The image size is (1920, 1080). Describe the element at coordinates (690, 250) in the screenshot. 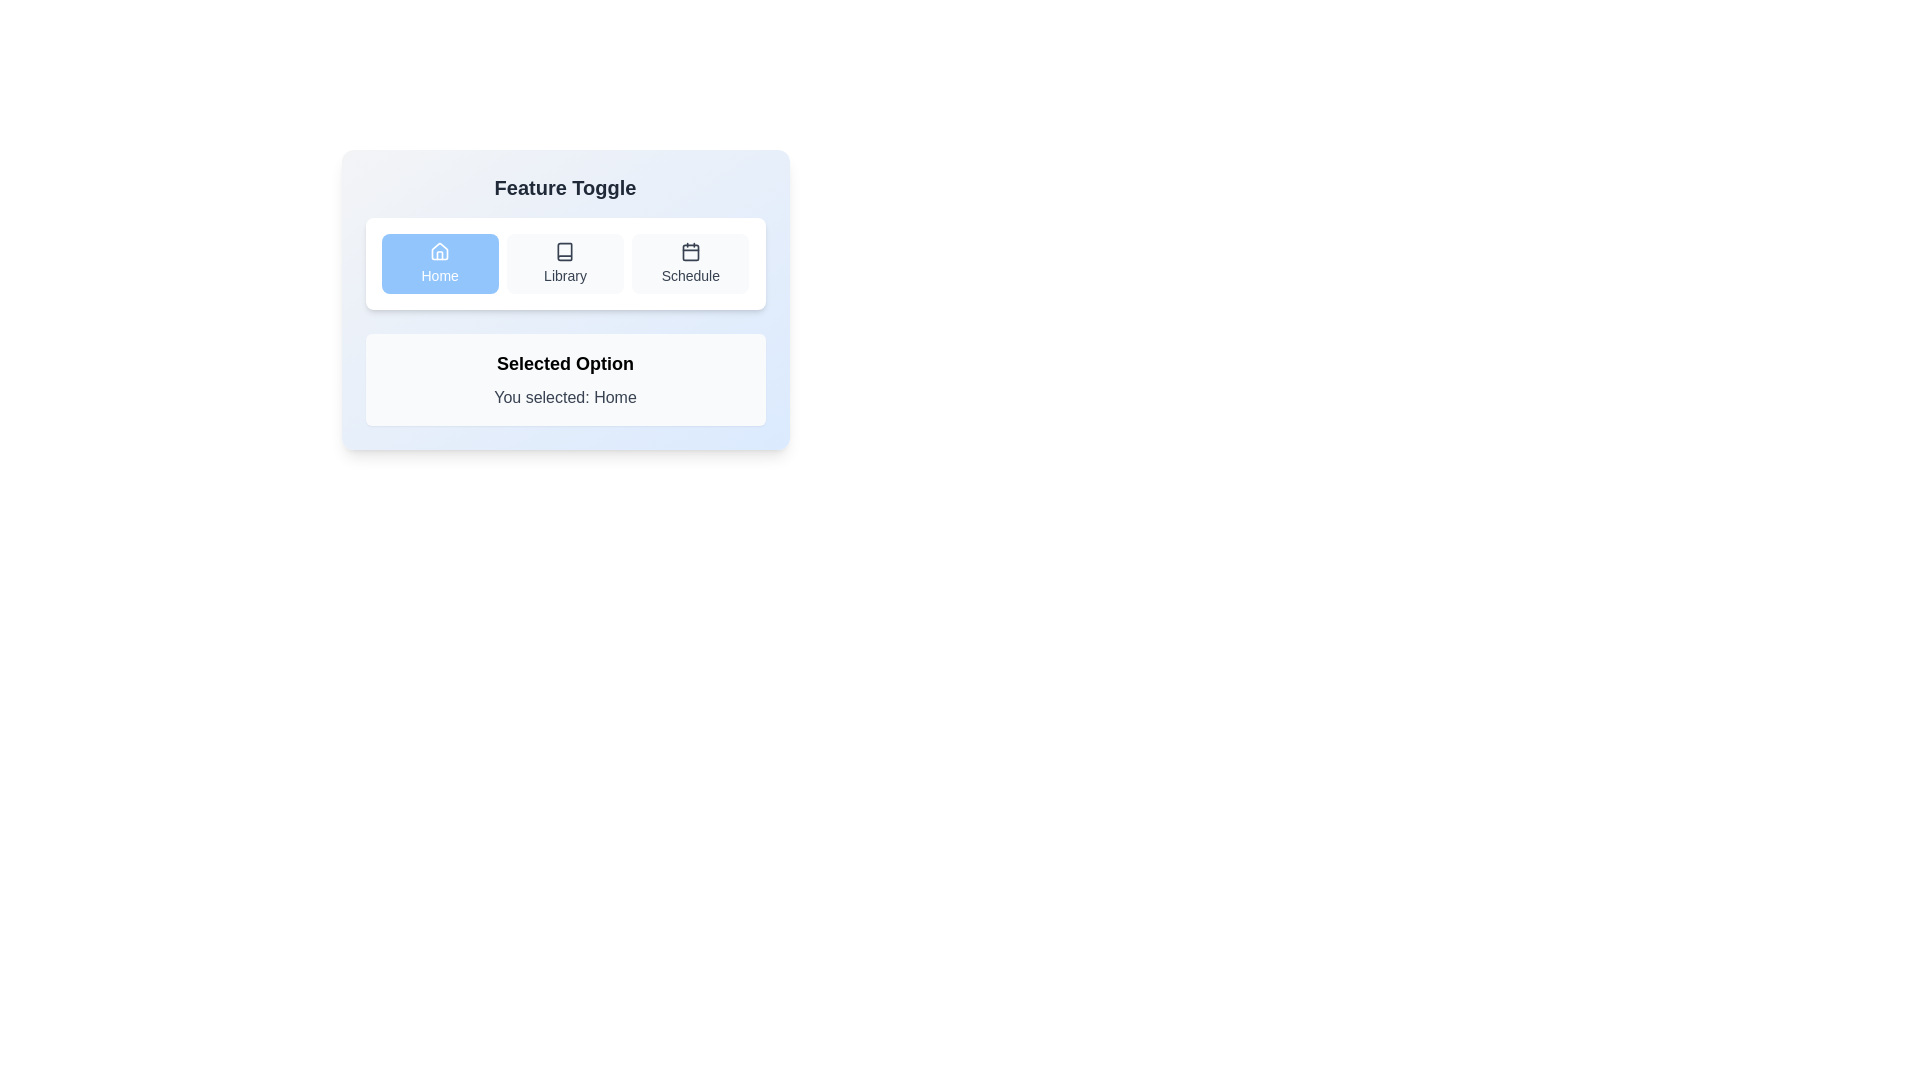

I see `the 'Schedule' icon, which is the third button in the horizontal arrangement of toggle buttons below the 'Feature Toggle' heading` at that location.